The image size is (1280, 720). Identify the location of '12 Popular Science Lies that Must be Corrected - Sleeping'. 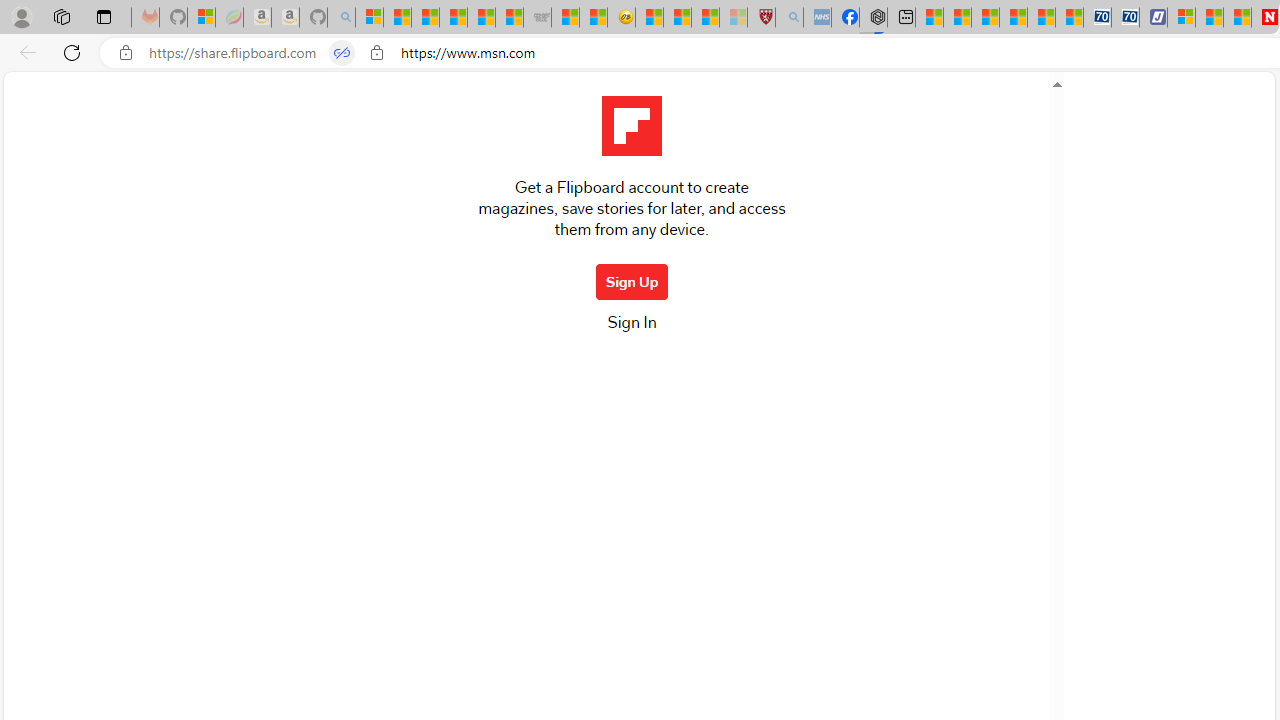
(732, 17).